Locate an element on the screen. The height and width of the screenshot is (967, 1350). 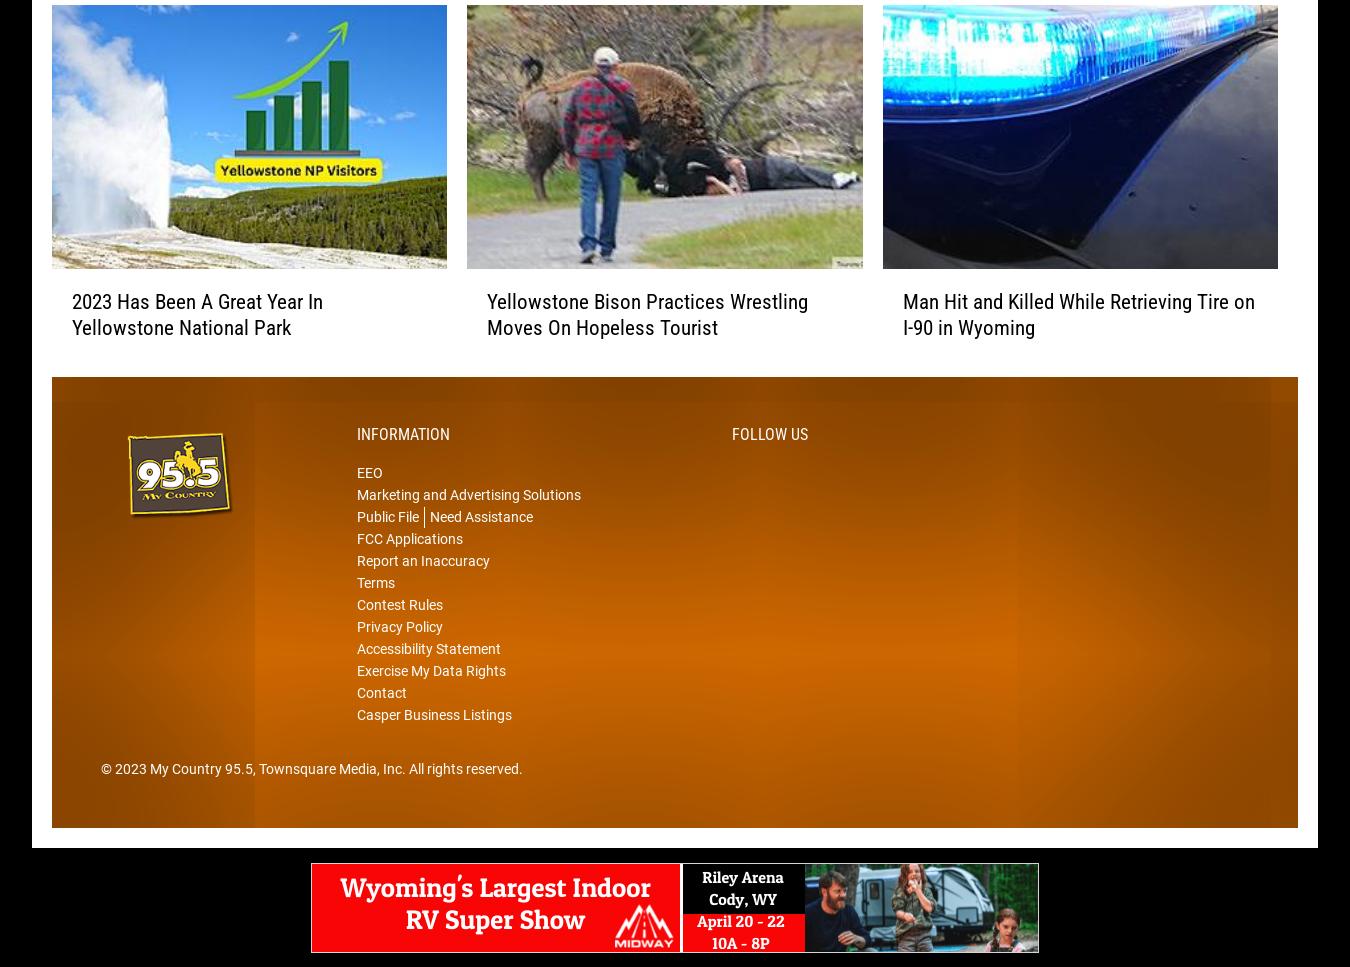
'2023 Has Been A Great Year In Yellowstone National Park' is located at coordinates (197, 344).